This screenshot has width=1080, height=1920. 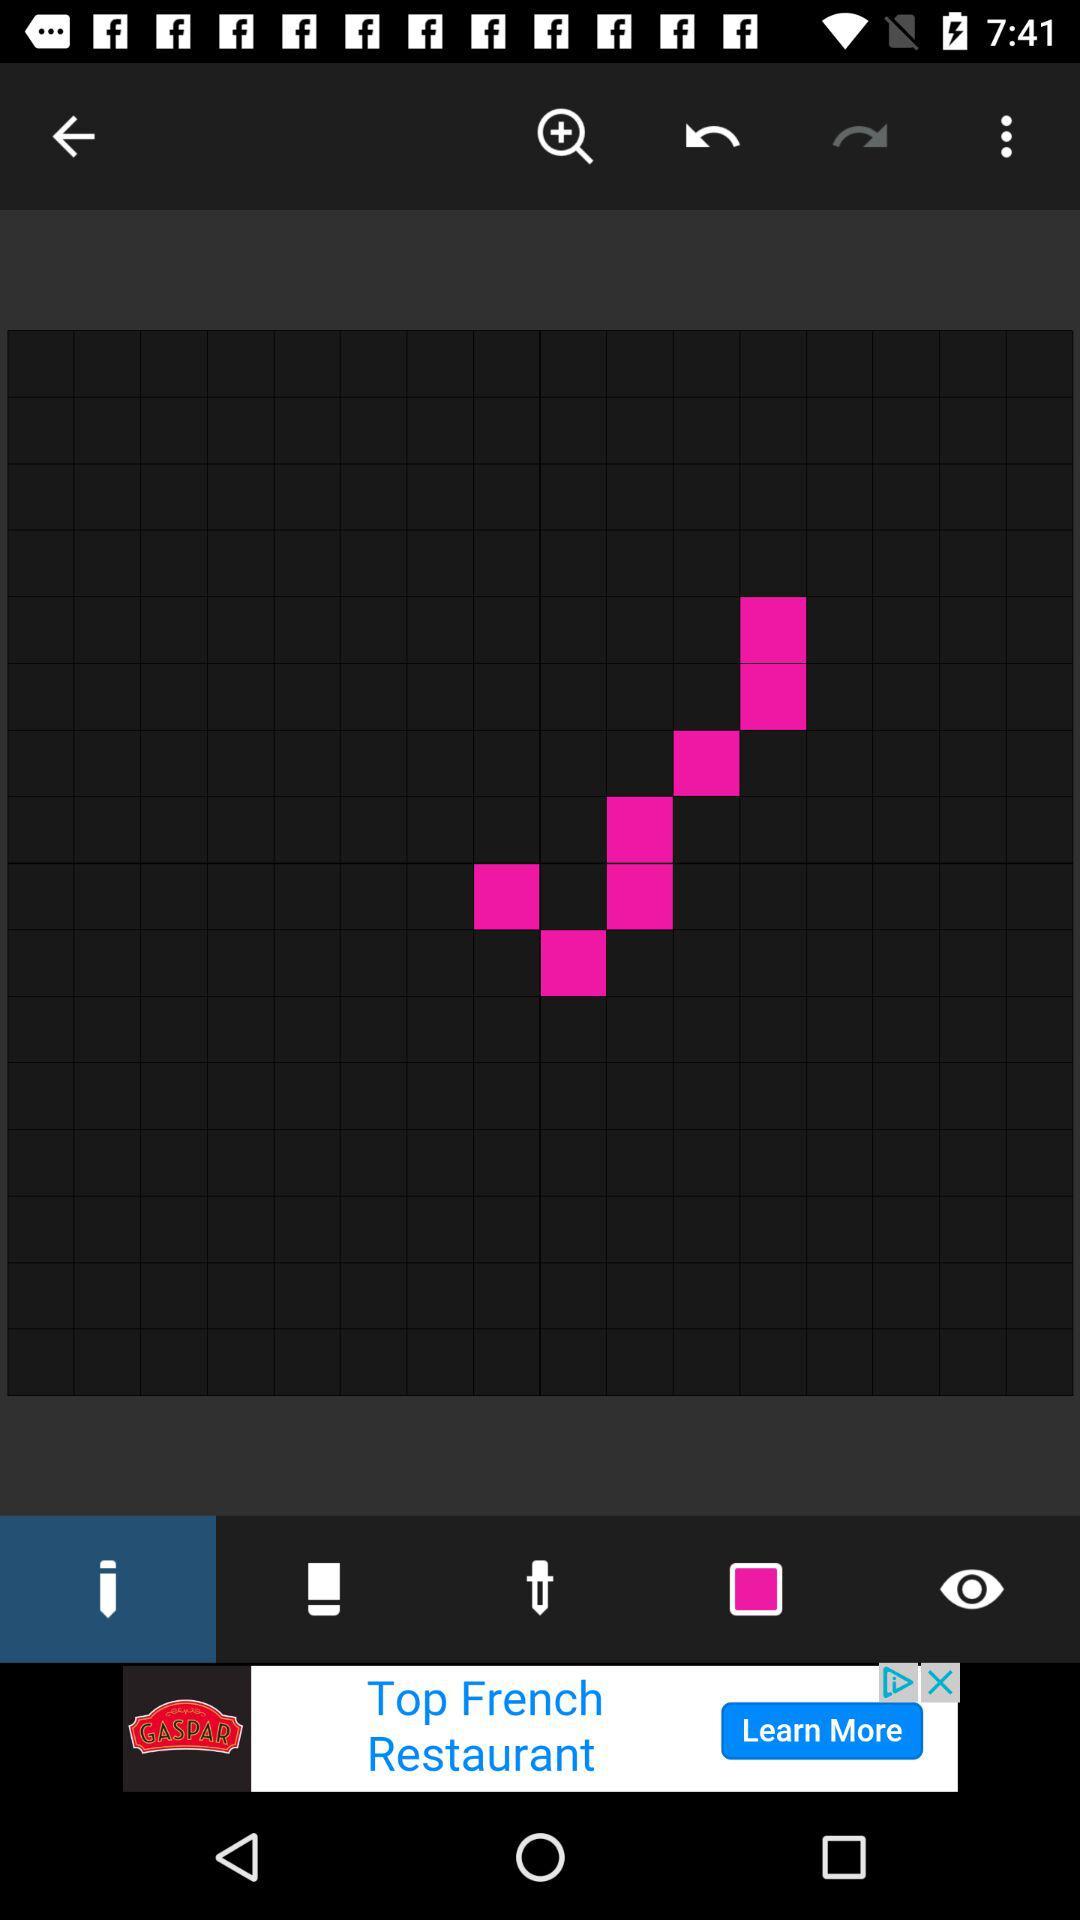 What do you see at coordinates (711, 135) in the screenshot?
I see `backword option` at bounding box center [711, 135].